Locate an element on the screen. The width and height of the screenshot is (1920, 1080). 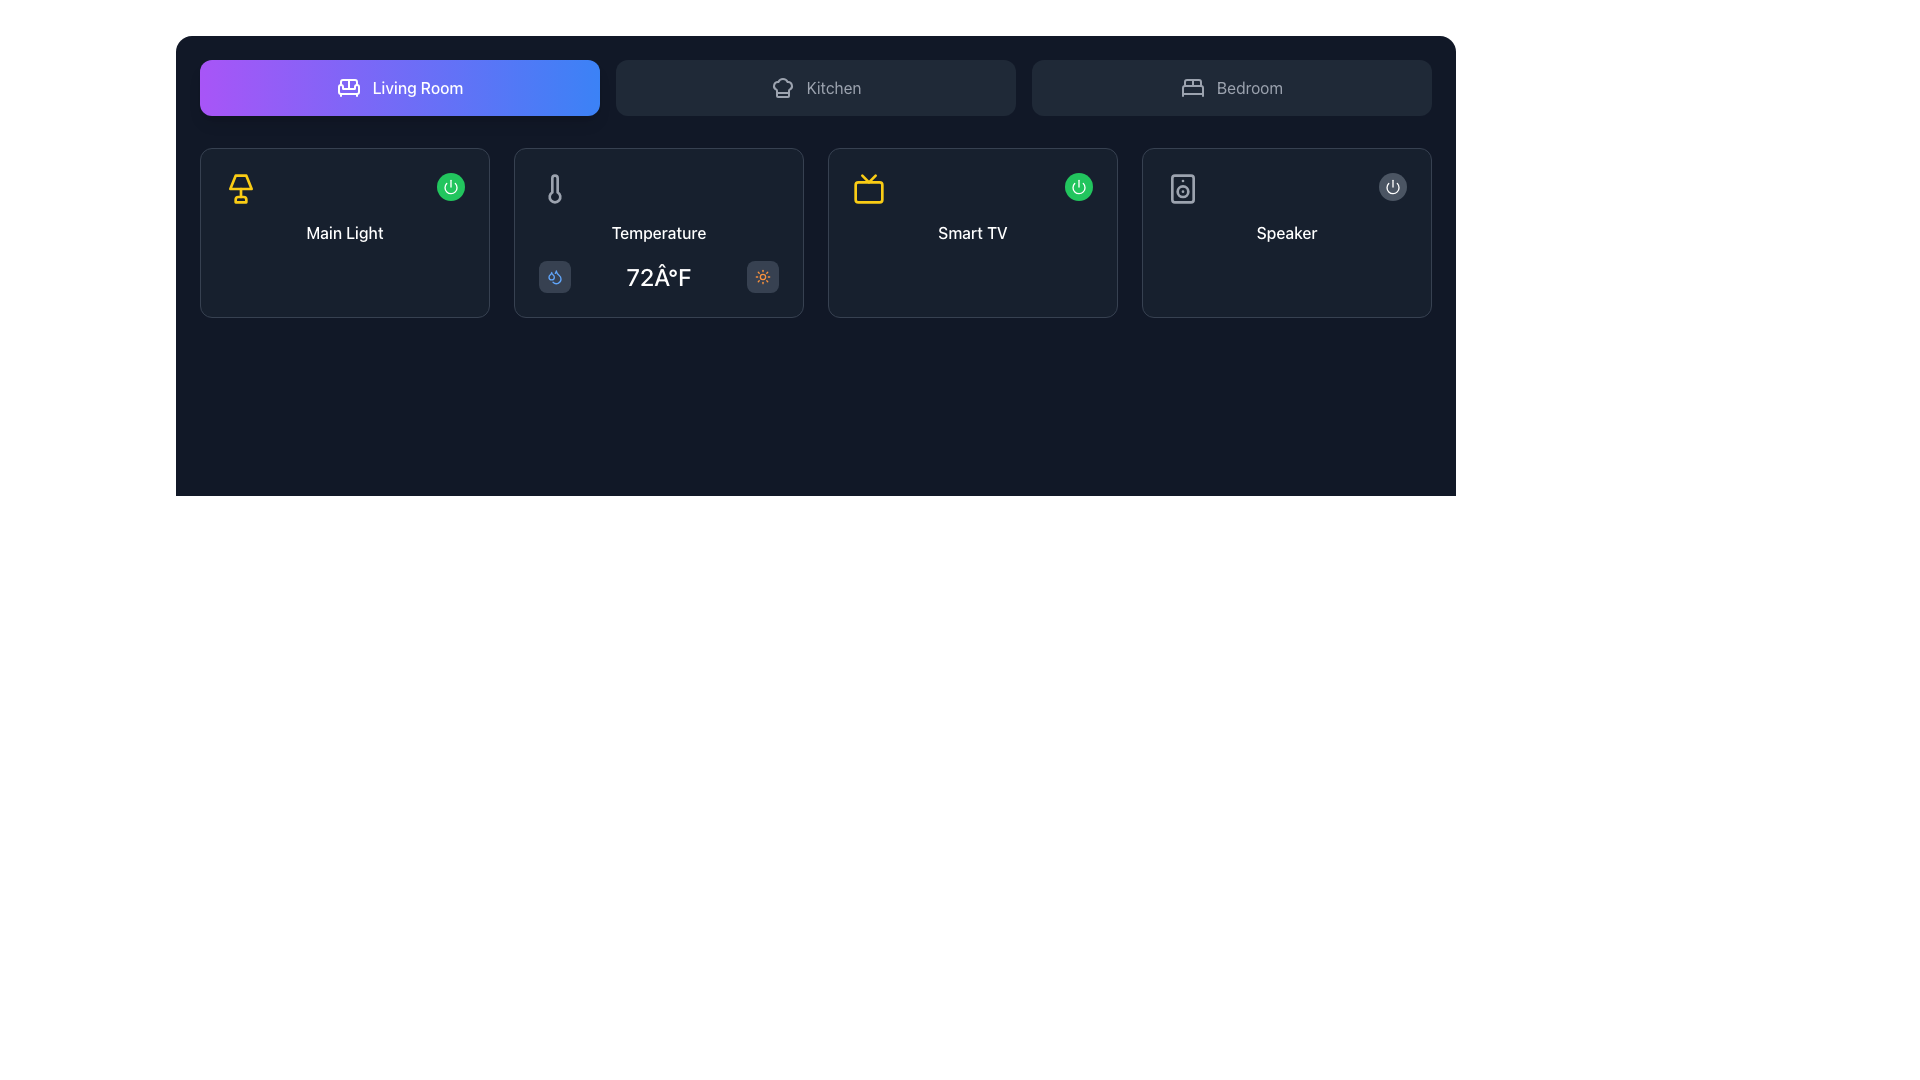
the static text label reading 'Smart TV', which is styled with a white font on a dark background and positioned beneath a yellow television icon in the 'Living Room' section is located at coordinates (973, 231).